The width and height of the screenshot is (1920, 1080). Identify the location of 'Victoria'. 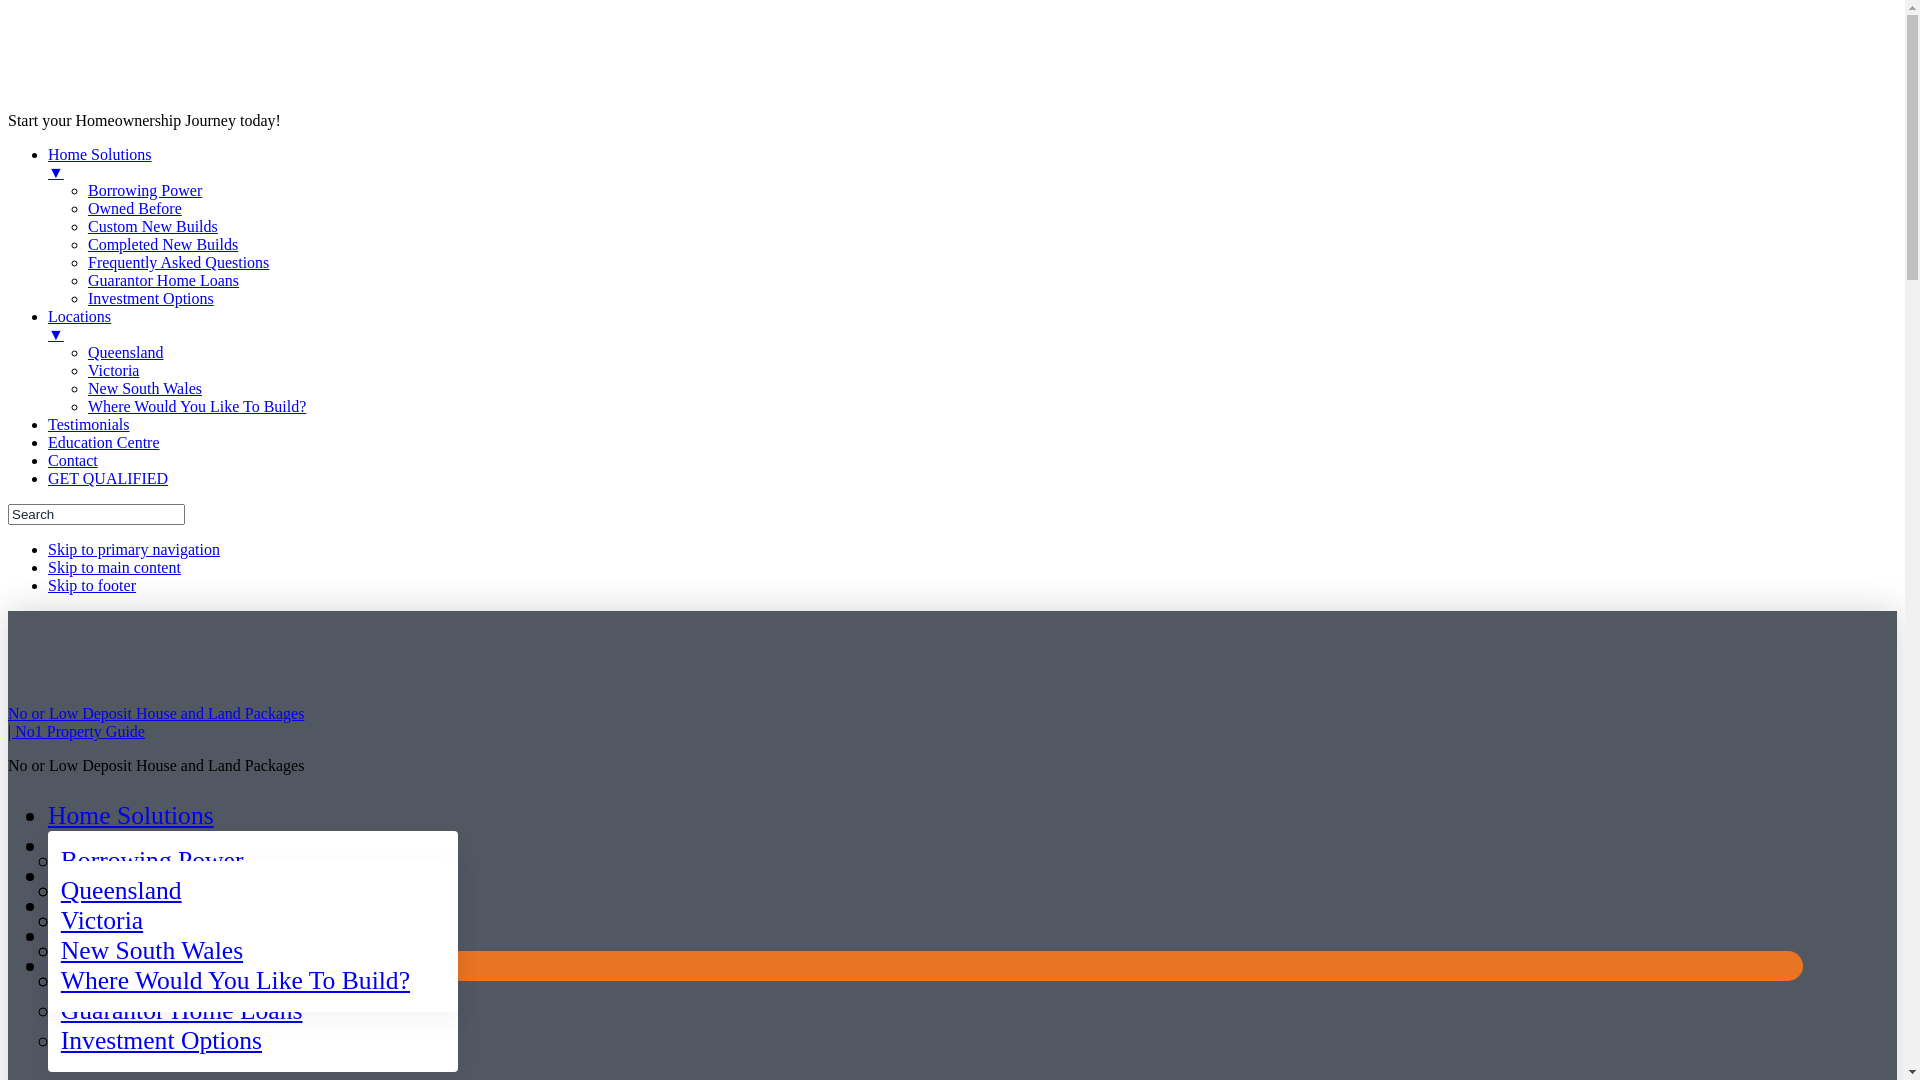
(100, 920).